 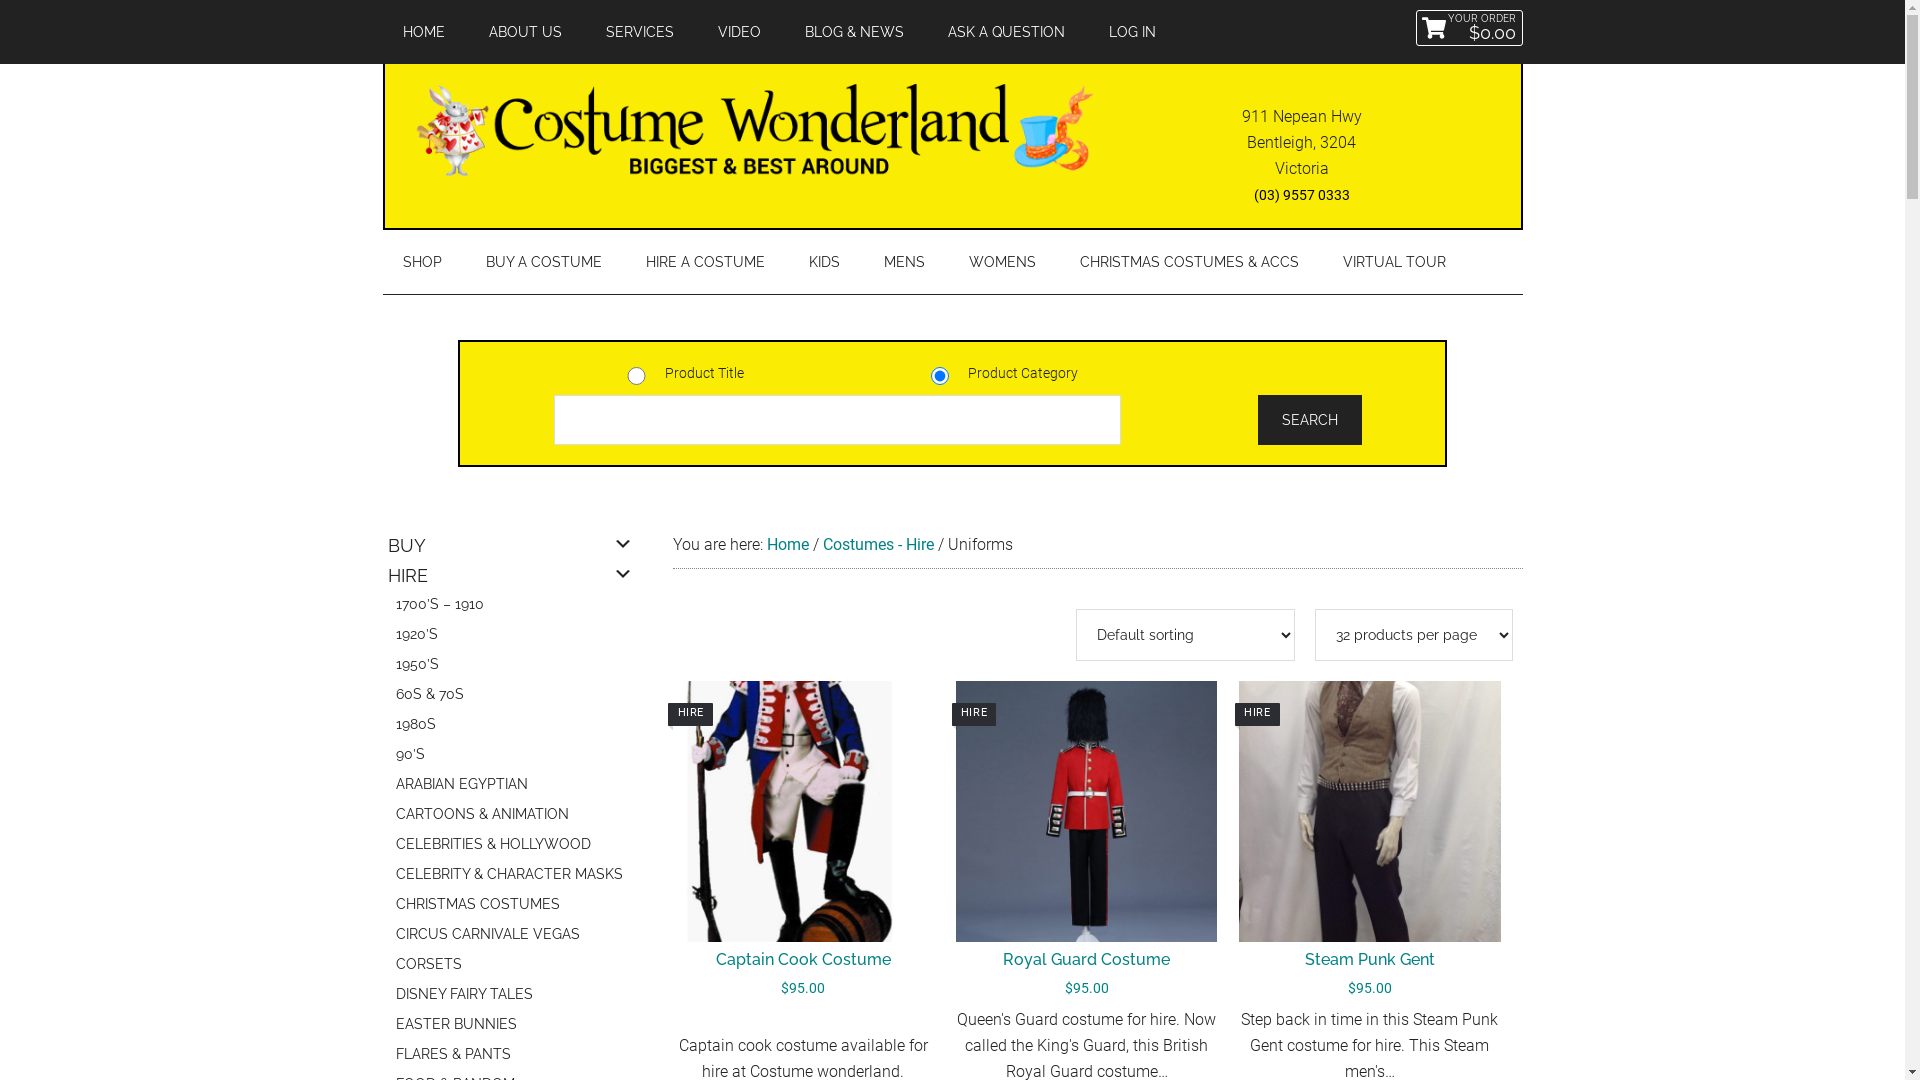 What do you see at coordinates (509, 906) in the screenshot?
I see `'CHRISTMAS COSTUMES'` at bounding box center [509, 906].